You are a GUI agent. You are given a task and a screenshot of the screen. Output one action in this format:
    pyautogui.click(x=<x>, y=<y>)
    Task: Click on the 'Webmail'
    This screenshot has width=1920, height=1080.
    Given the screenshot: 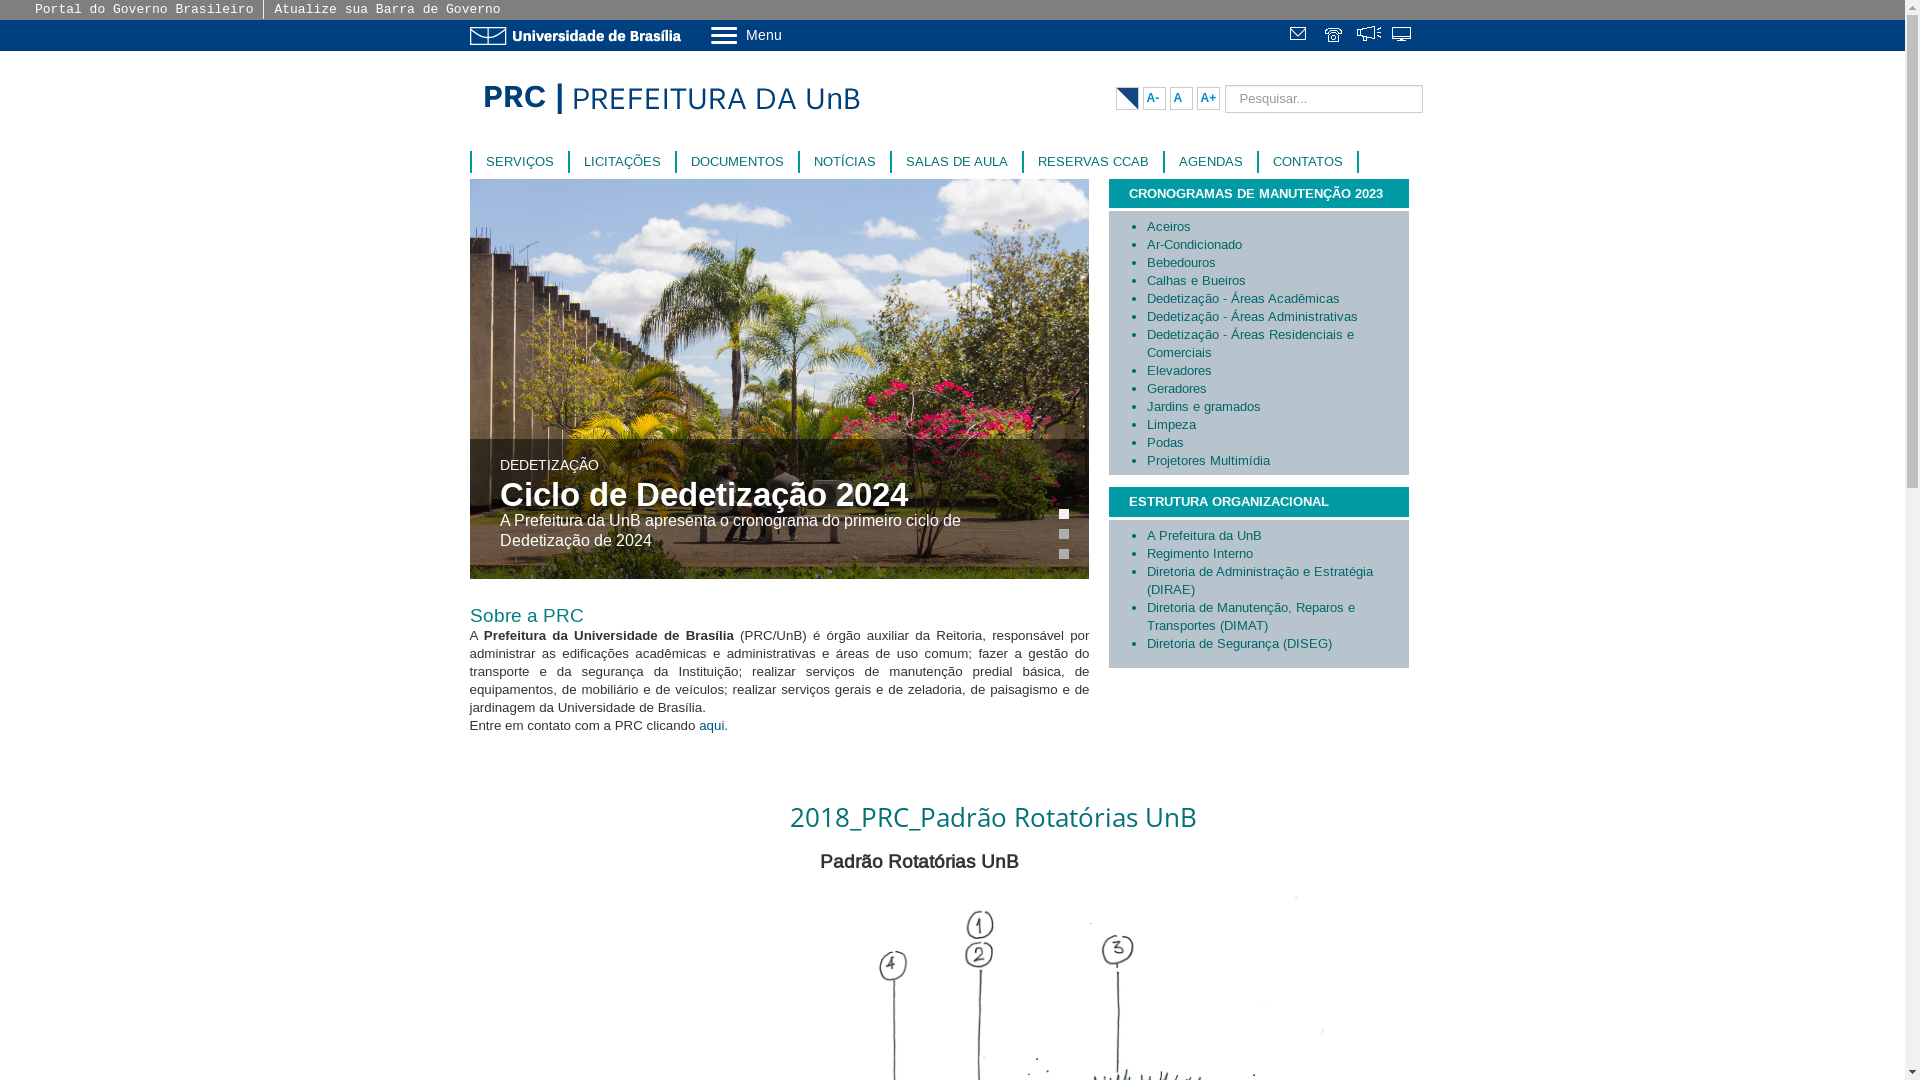 What is the action you would take?
    pyautogui.click(x=1300, y=36)
    